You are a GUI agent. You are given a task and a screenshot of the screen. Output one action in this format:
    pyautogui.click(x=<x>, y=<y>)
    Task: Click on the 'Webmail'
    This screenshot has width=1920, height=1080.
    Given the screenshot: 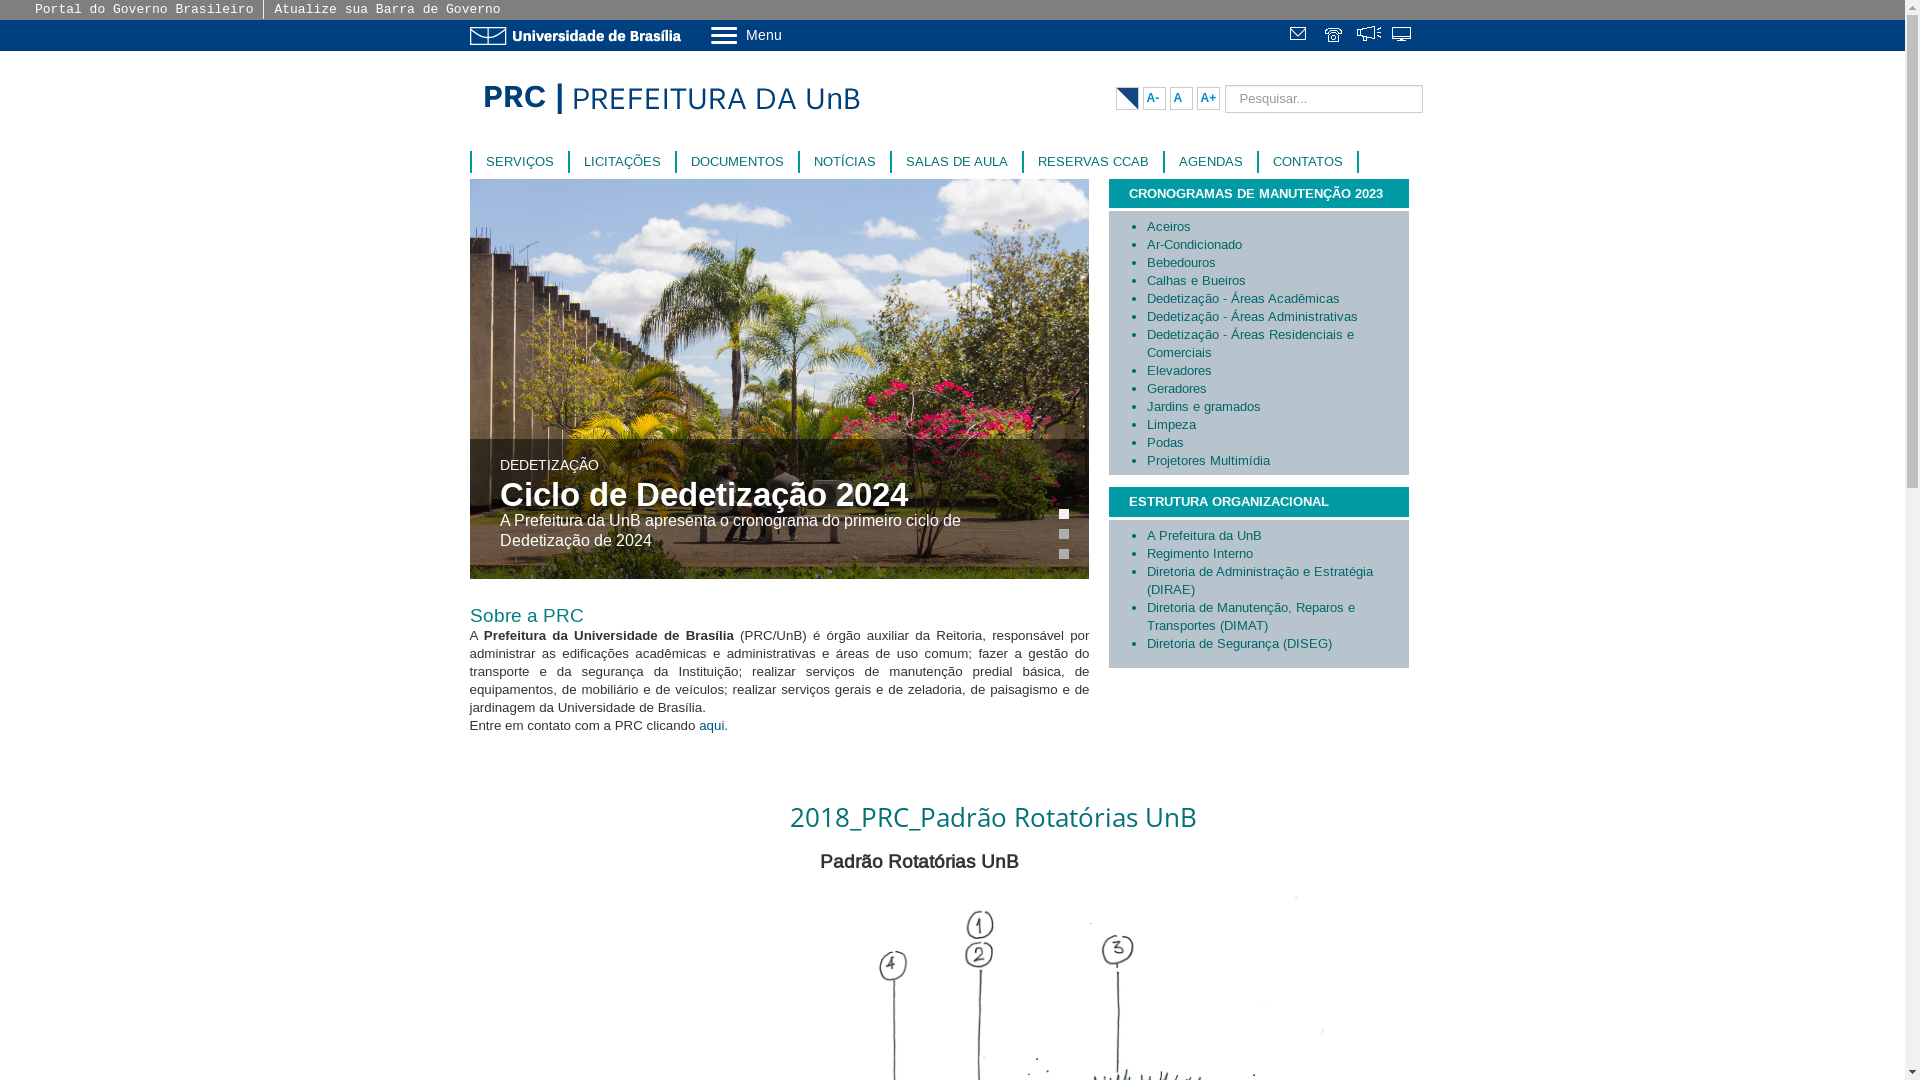 What is the action you would take?
    pyautogui.click(x=1300, y=36)
    